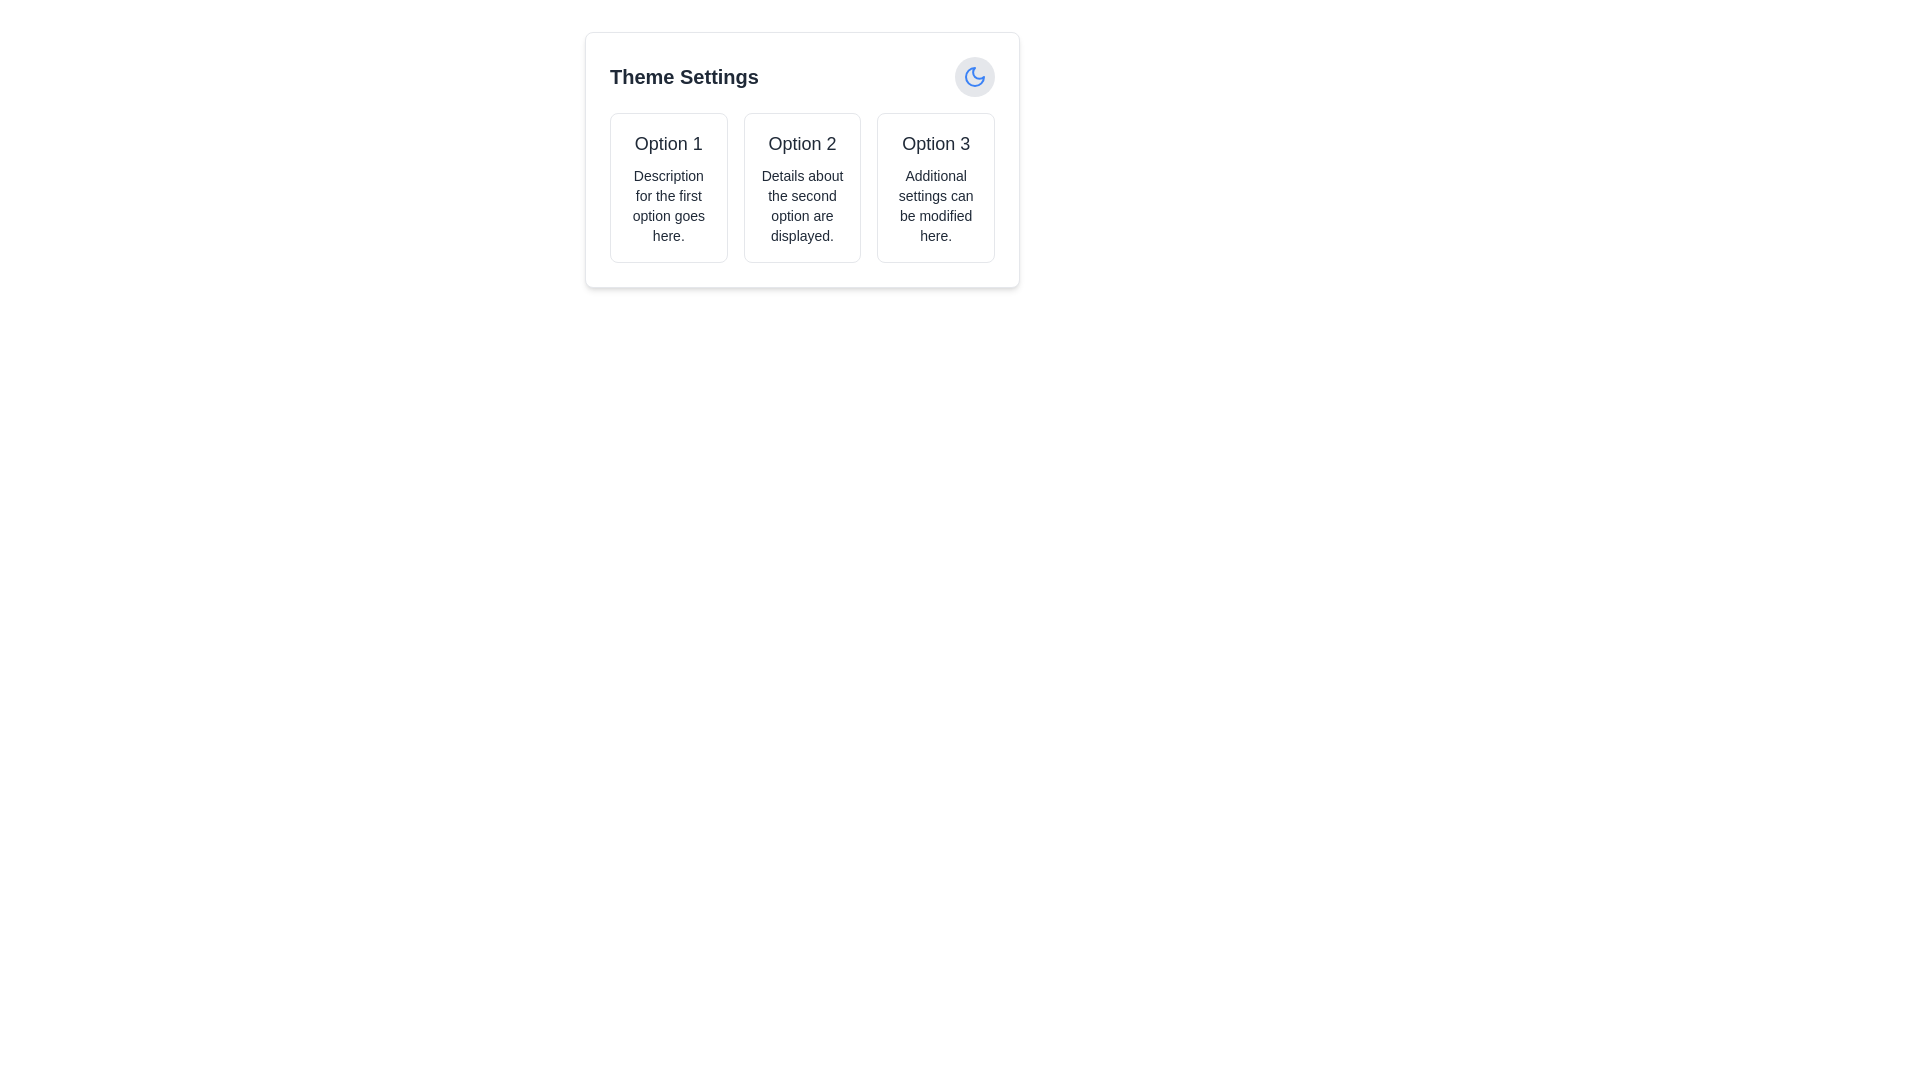 This screenshot has width=1920, height=1080. I want to click on the descriptive Text Label located below the title 'Option 2' in the 'Theme Settings' interface, so click(802, 205).